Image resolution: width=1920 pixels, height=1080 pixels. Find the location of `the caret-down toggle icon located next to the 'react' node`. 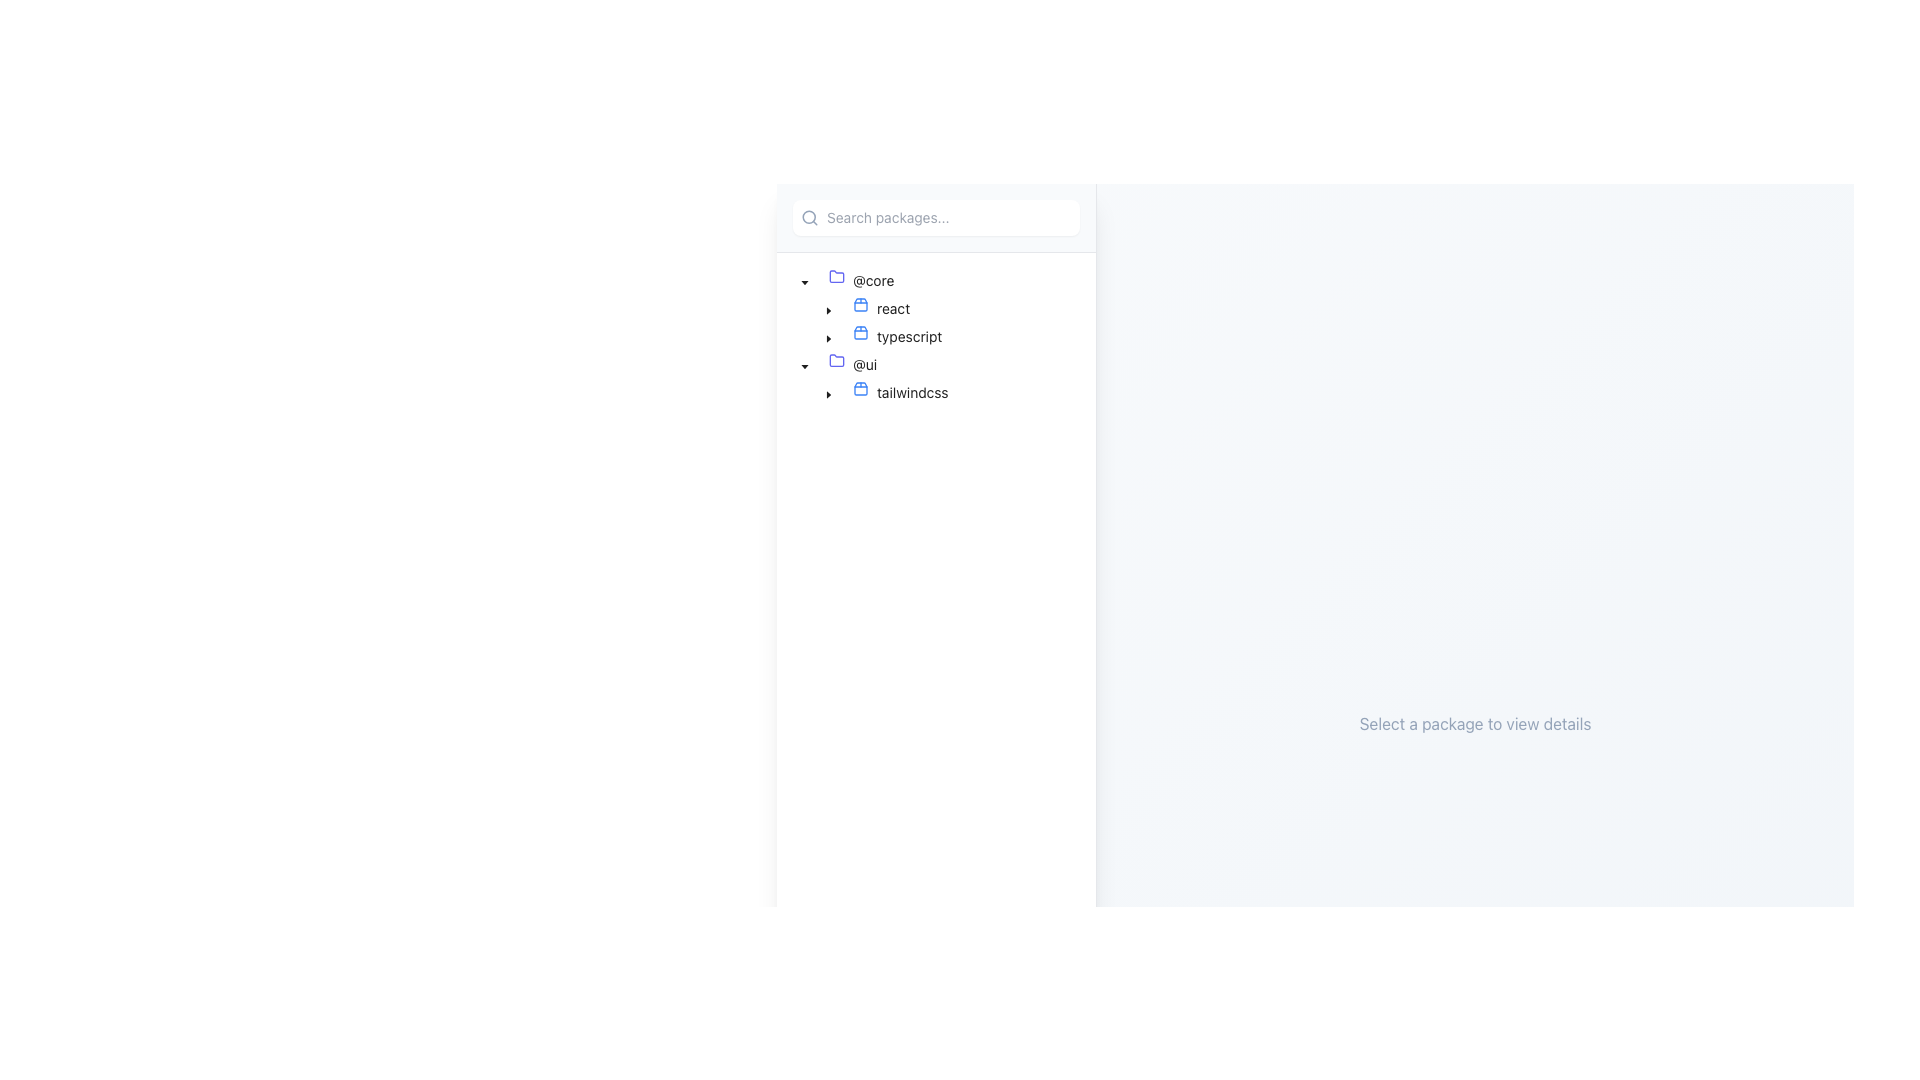

the caret-down toggle icon located next to the 'react' node is located at coordinates (829, 311).